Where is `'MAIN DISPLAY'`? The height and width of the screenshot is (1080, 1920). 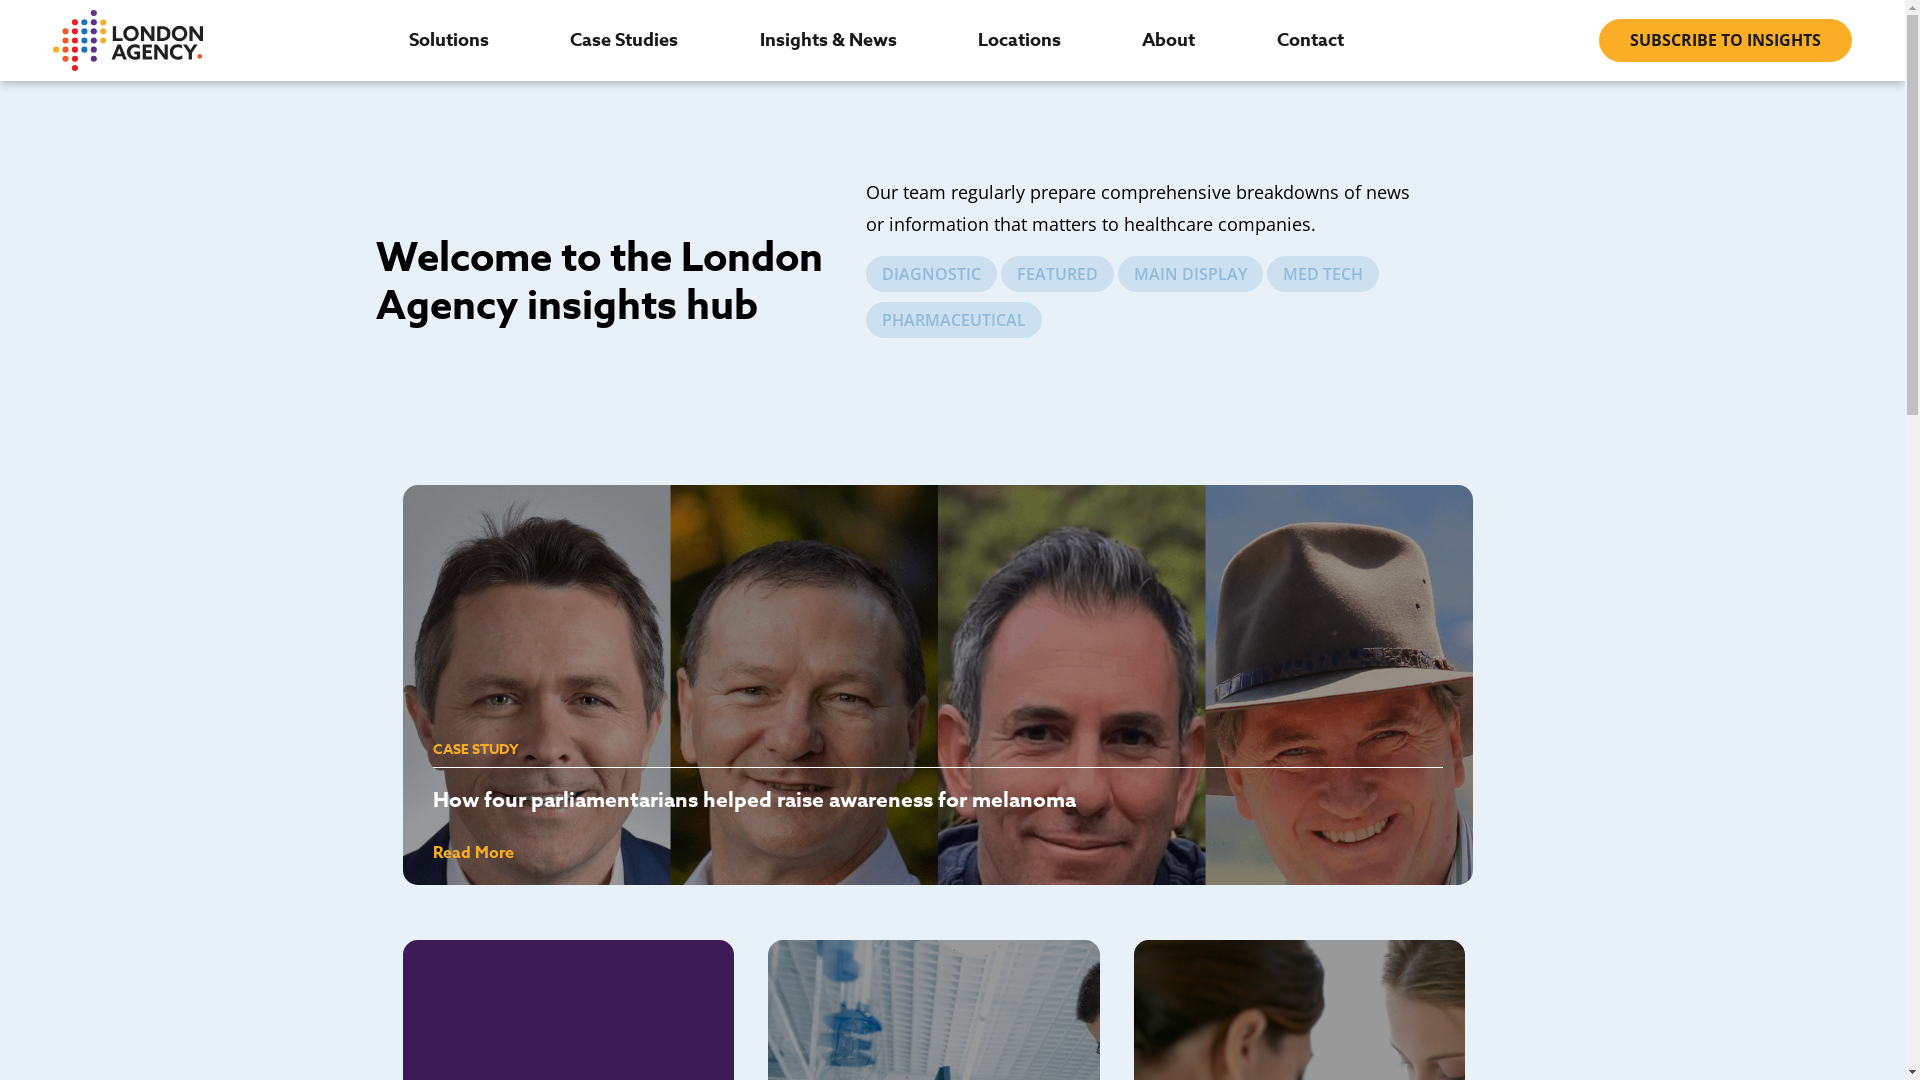 'MAIN DISPLAY' is located at coordinates (1190, 273).